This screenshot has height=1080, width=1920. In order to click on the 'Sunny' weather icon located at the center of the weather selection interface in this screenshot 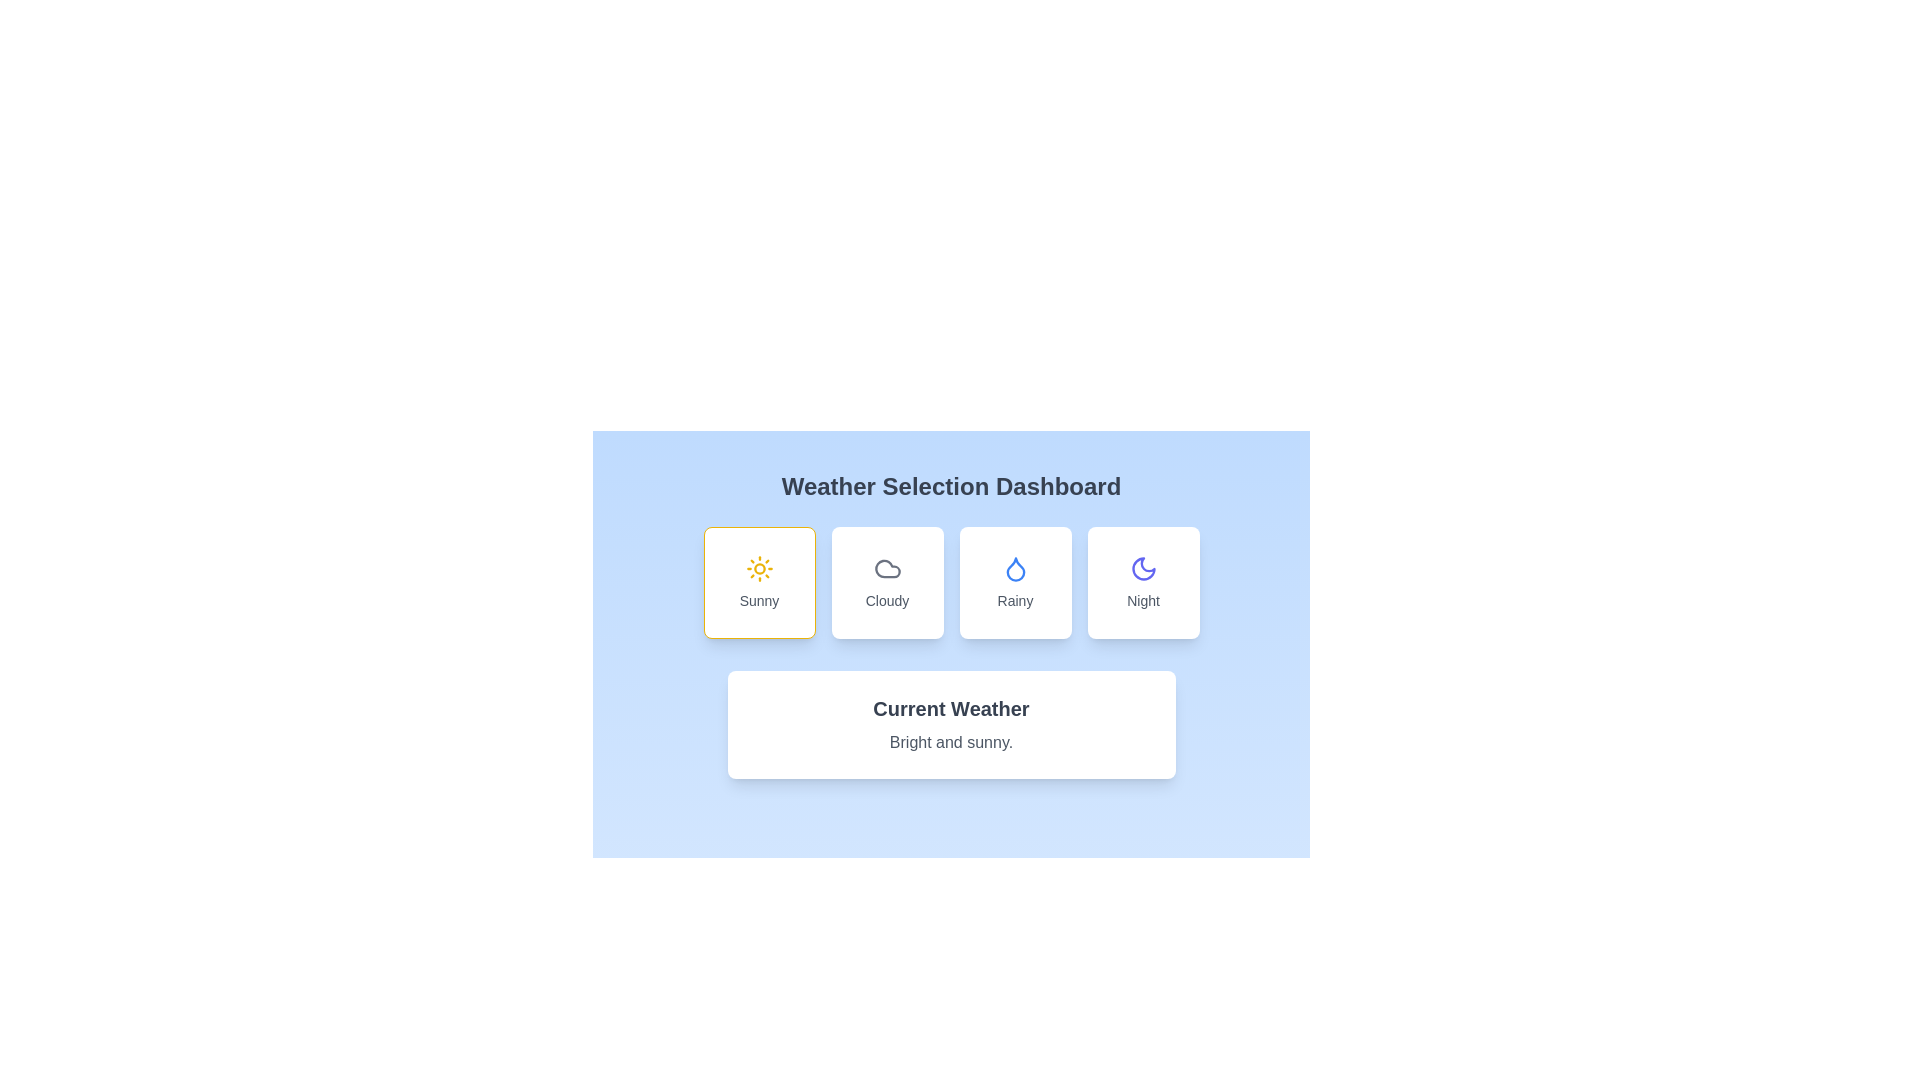, I will do `click(758, 569)`.